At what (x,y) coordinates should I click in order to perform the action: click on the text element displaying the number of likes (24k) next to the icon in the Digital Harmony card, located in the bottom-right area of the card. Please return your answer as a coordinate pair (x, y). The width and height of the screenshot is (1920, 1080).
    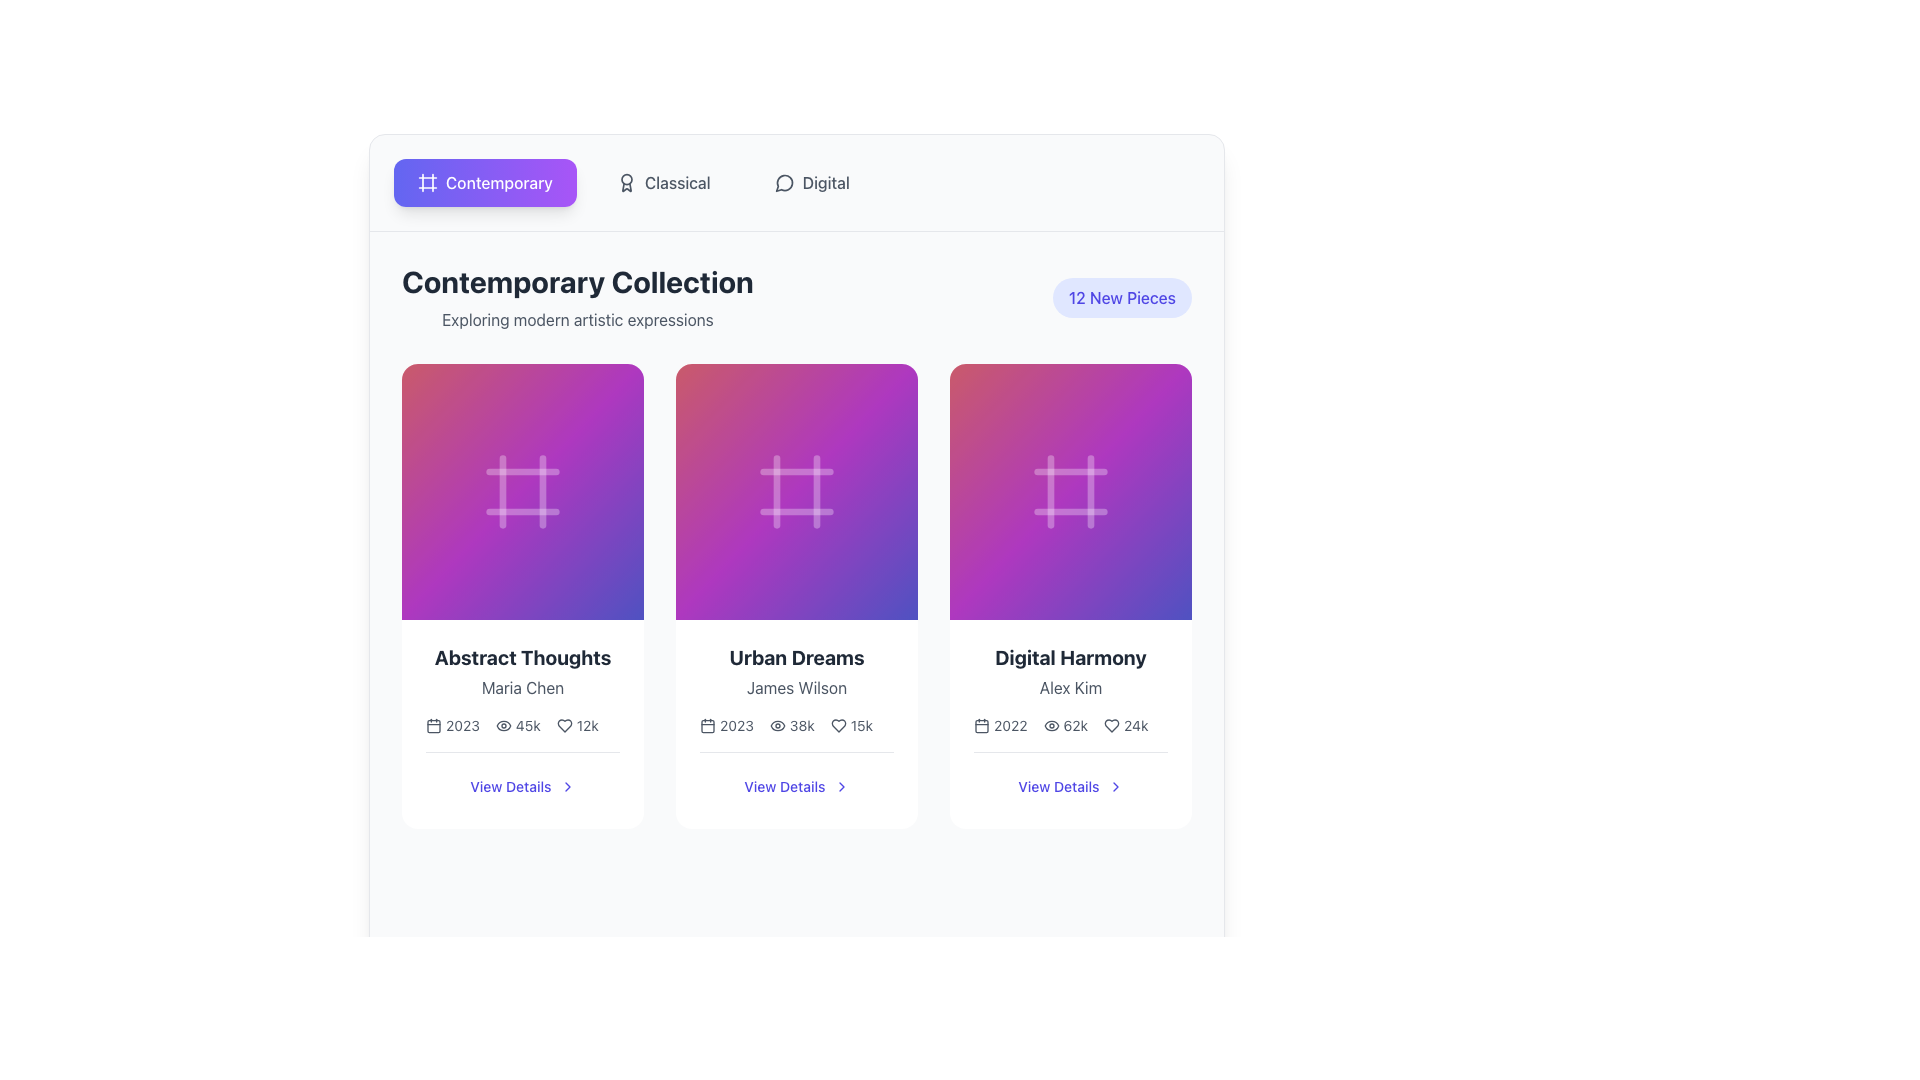
    Looking at the image, I should click on (1126, 725).